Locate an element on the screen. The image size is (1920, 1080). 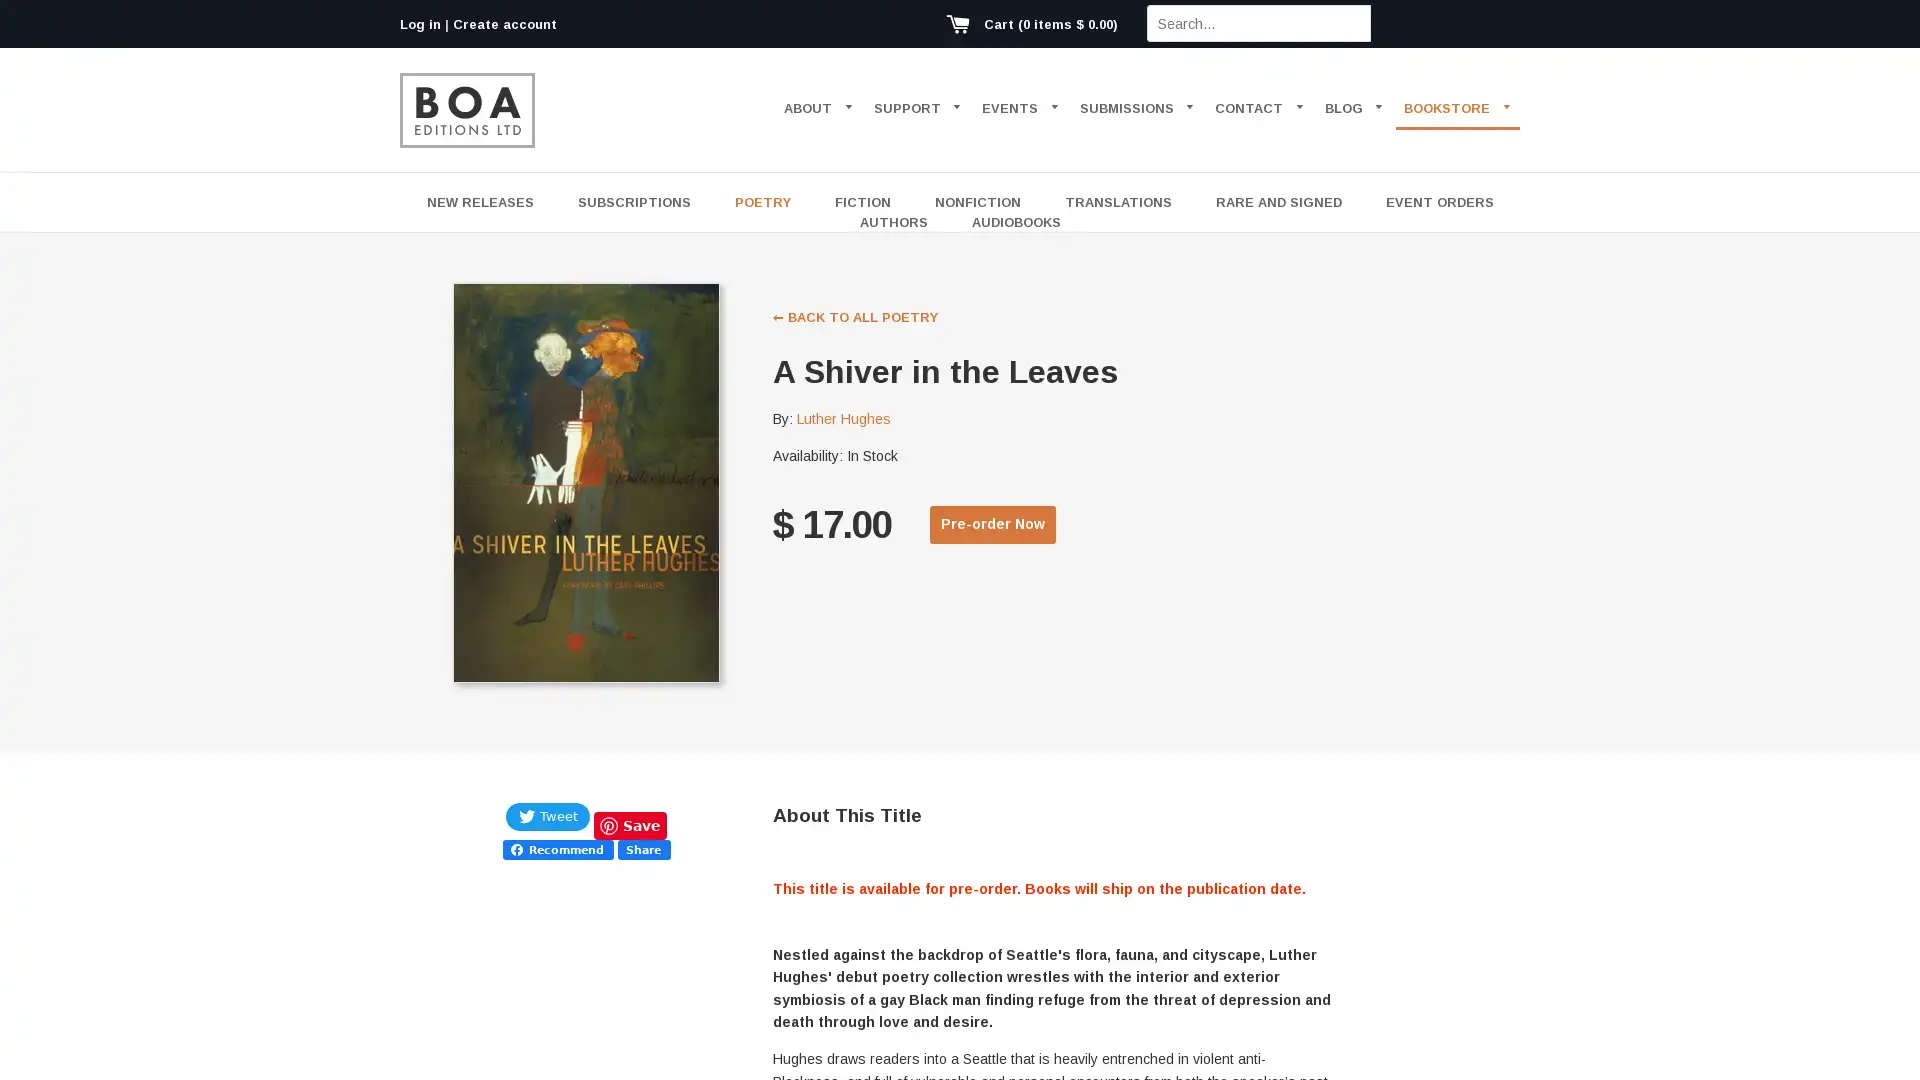
Pre-order Now is located at coordinates (993, 523).